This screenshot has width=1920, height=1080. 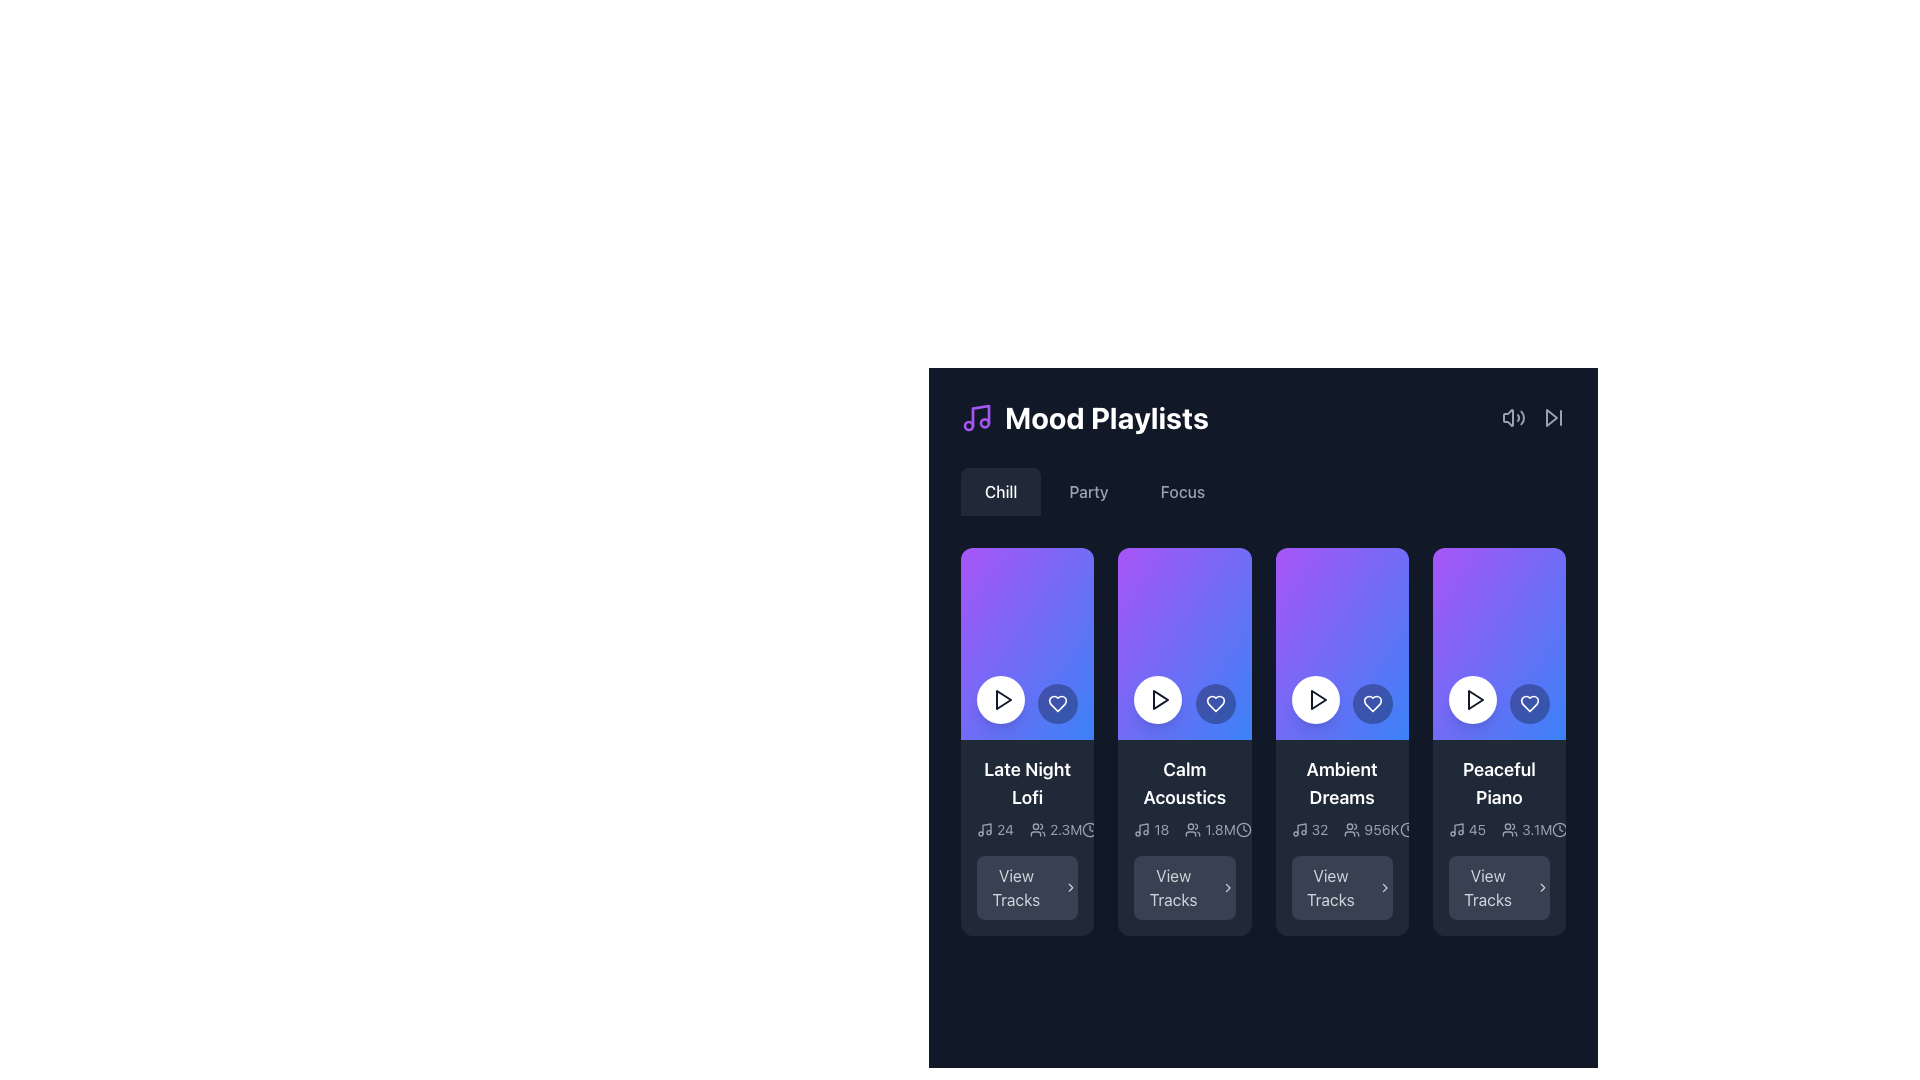 I want to click on the 'like' button located in the lower-right corner of the 'Ambient Dreams' playlist card to indicate preference for the playlist, so click(x=1371, y=703).